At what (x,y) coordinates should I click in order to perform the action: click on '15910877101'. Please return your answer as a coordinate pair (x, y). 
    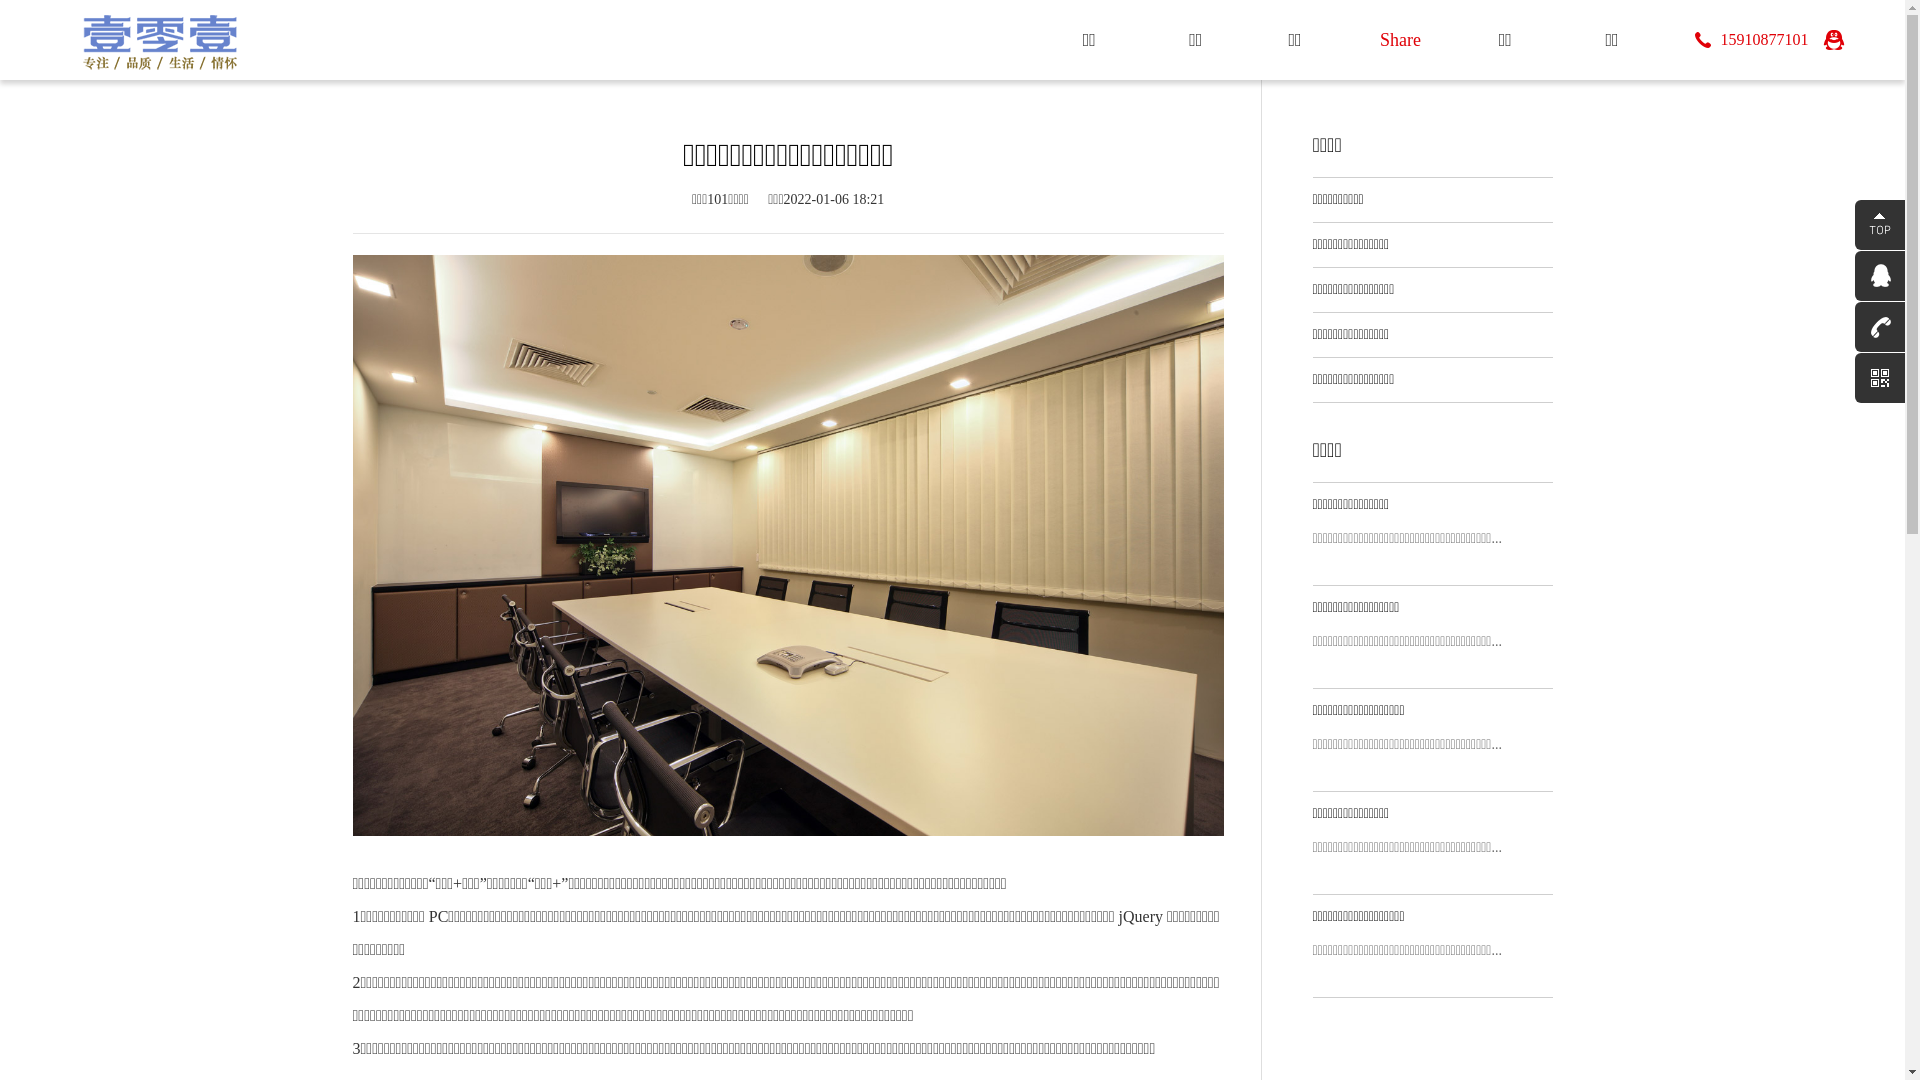
    Looking at the image, I should click on (1751, 39).